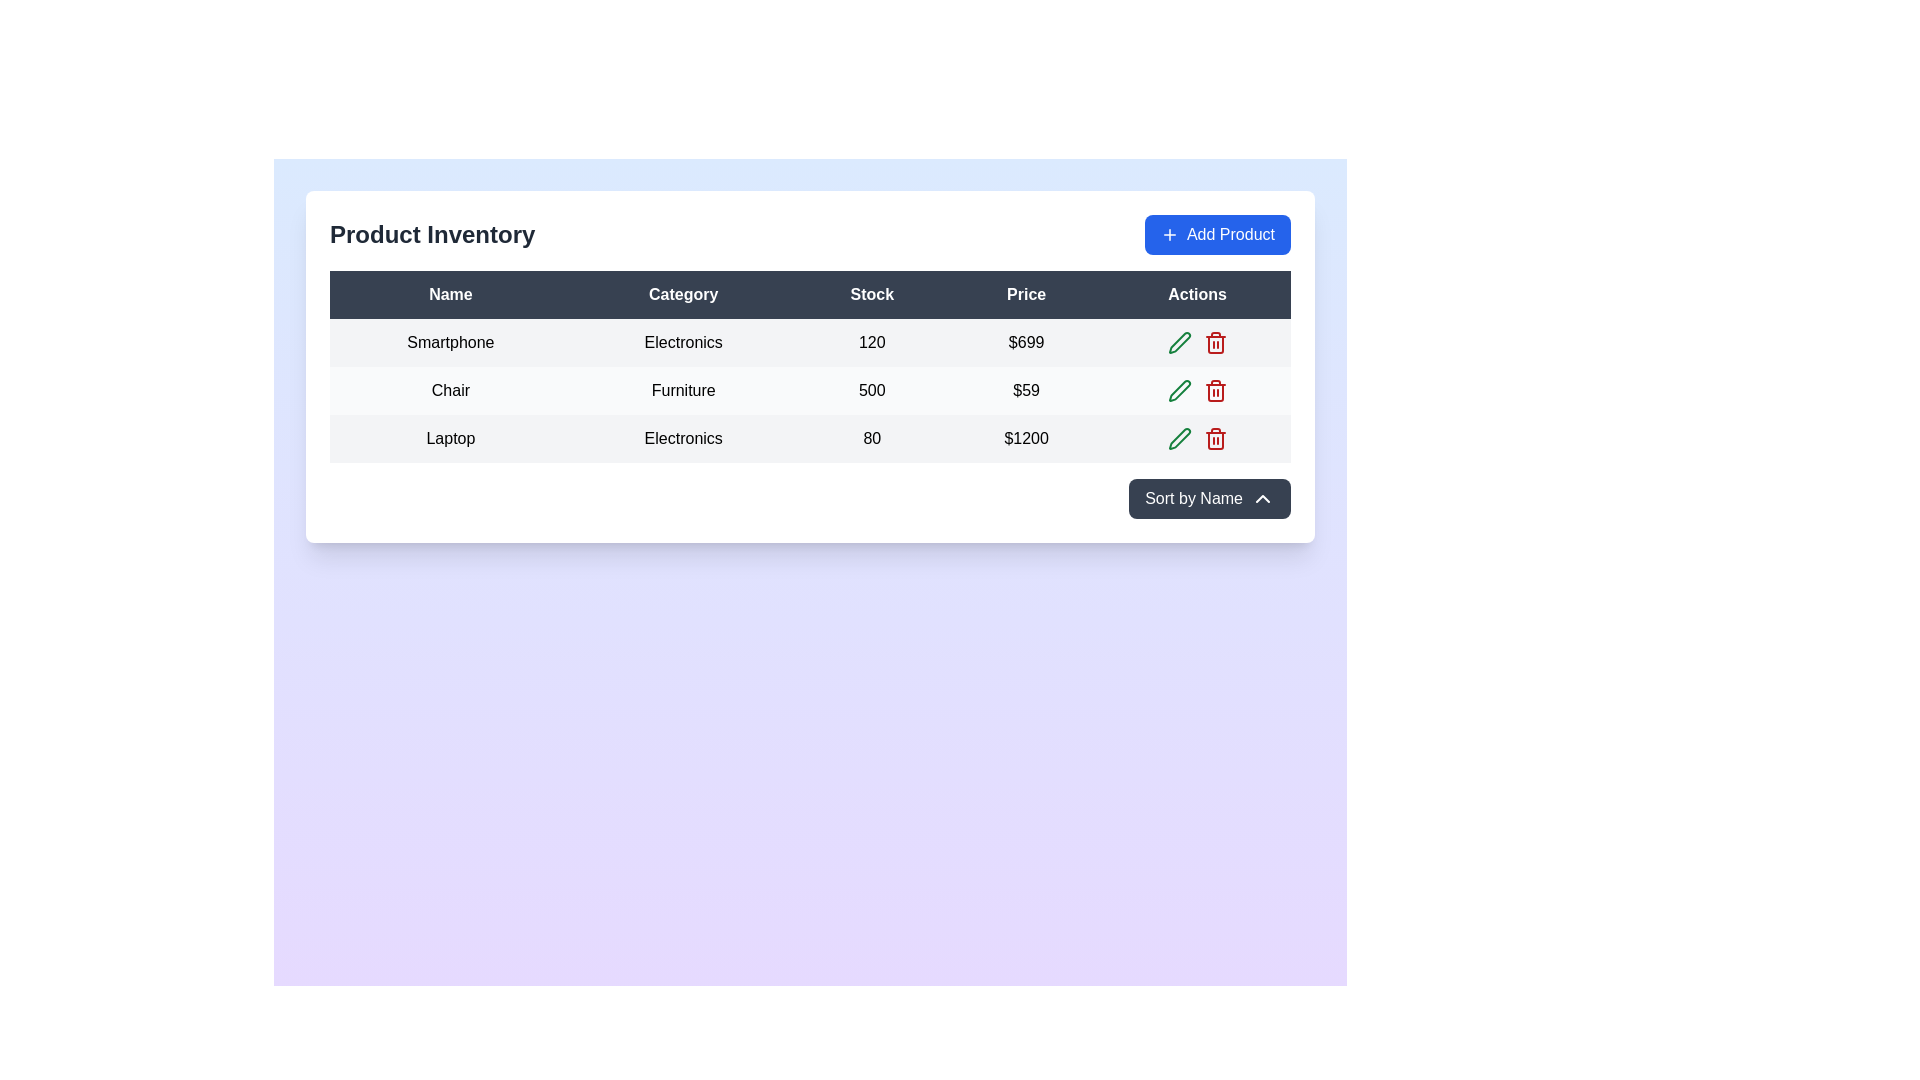  Describe the element at coordinates (450, 294) in the screenshot. I see `text from the first header cell in the table, which indicates the names or titles of the data in the corresponding column` at that location.